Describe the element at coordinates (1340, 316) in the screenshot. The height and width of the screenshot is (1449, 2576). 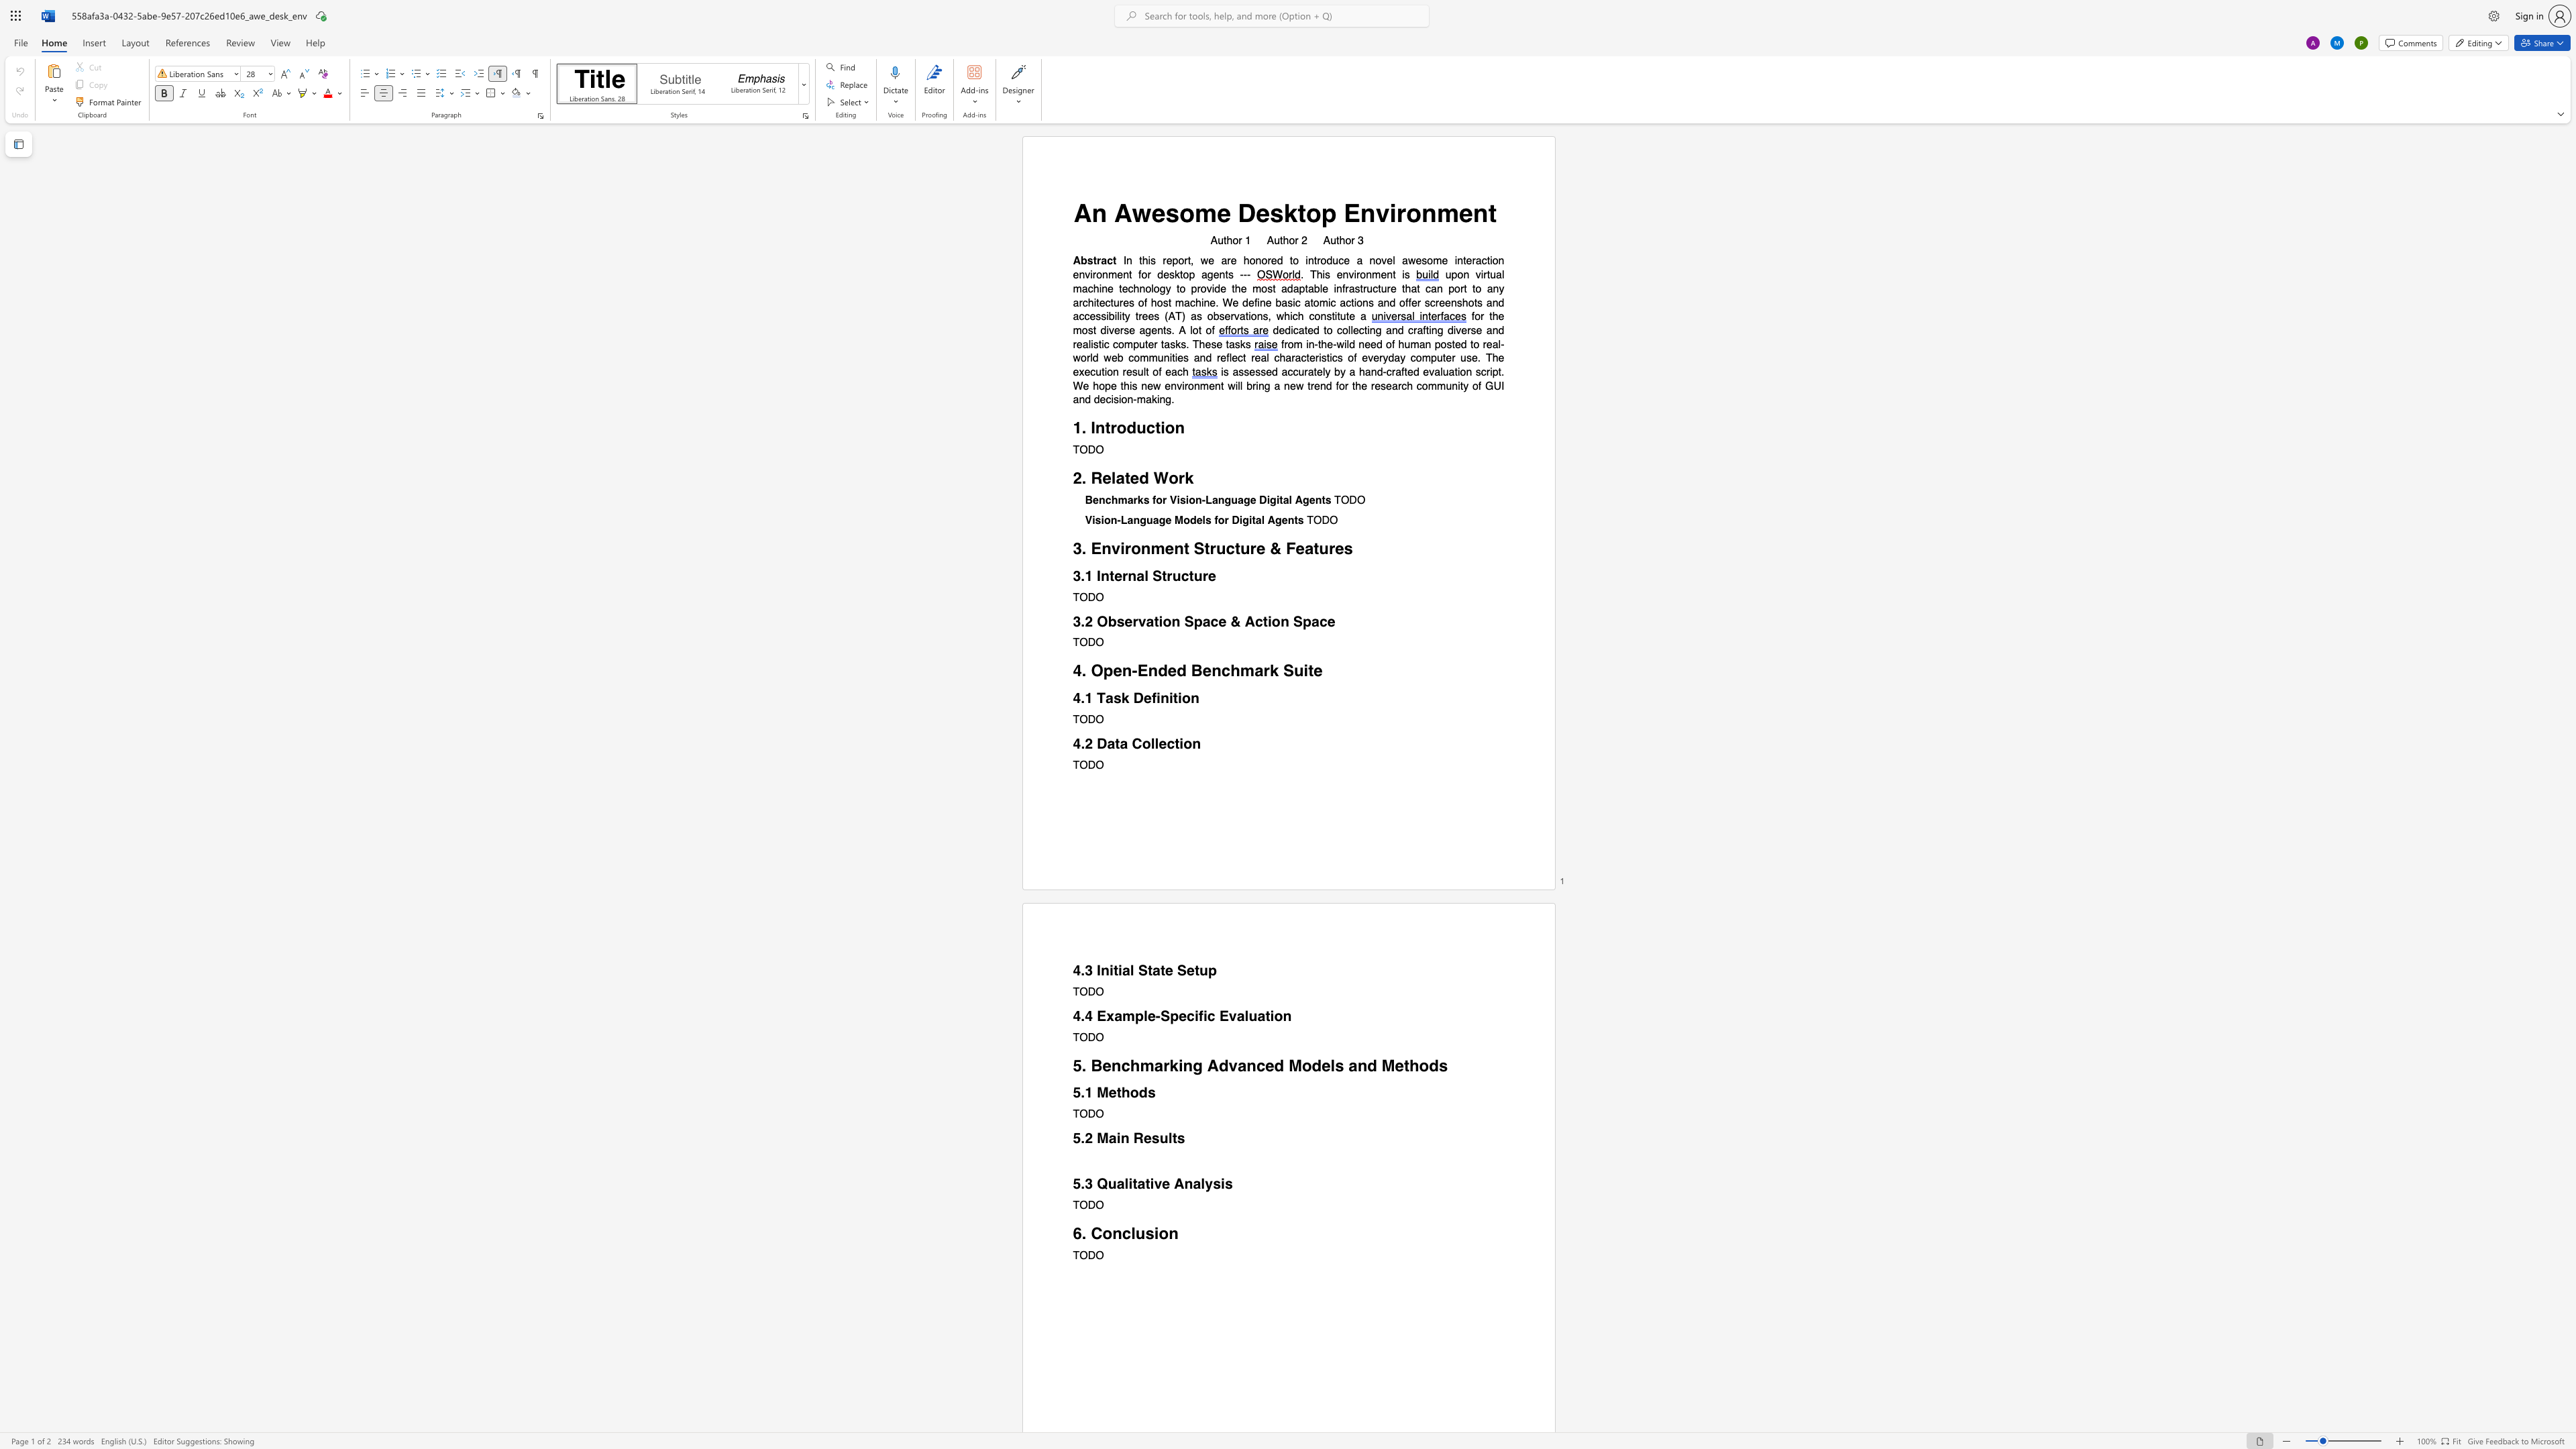
I see `the space between the continuous character "t" and "u" in the text` at that location.